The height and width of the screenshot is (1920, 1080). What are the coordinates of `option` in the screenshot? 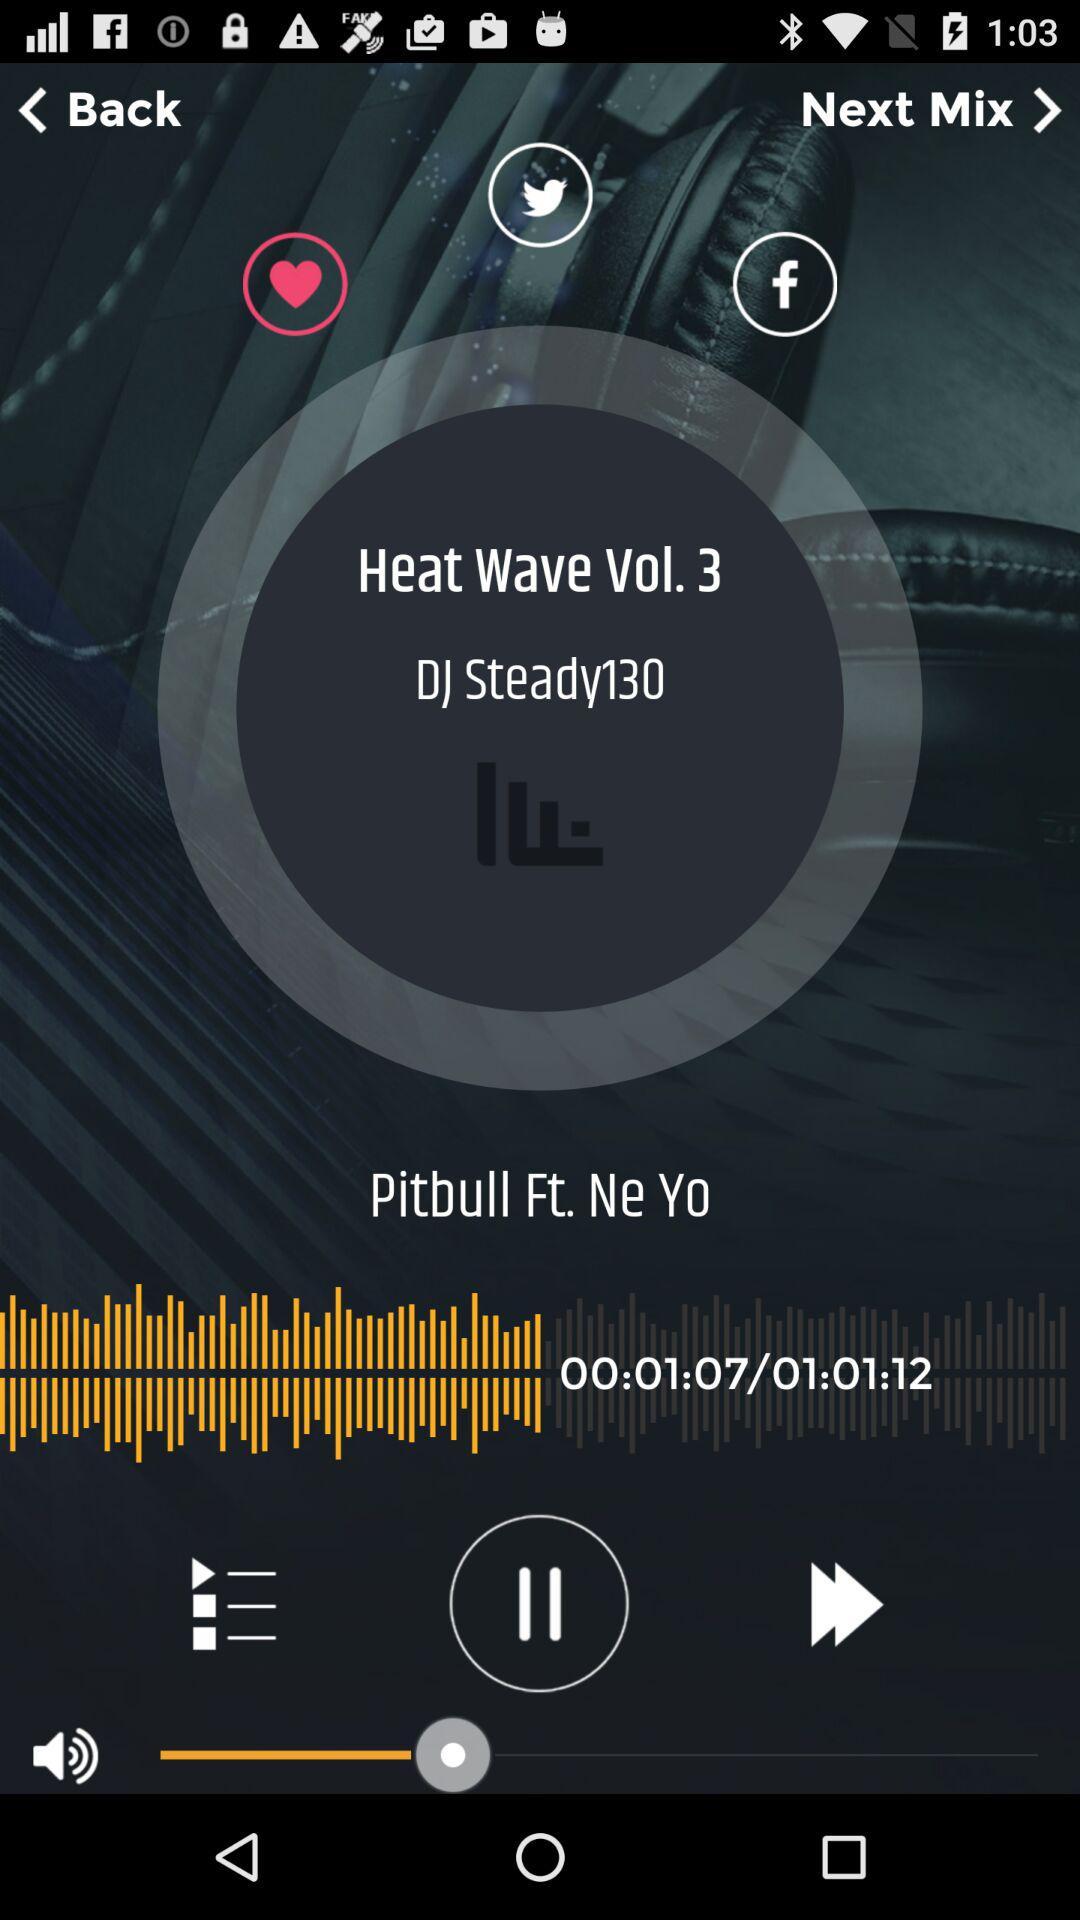 It's located at (295, 283).